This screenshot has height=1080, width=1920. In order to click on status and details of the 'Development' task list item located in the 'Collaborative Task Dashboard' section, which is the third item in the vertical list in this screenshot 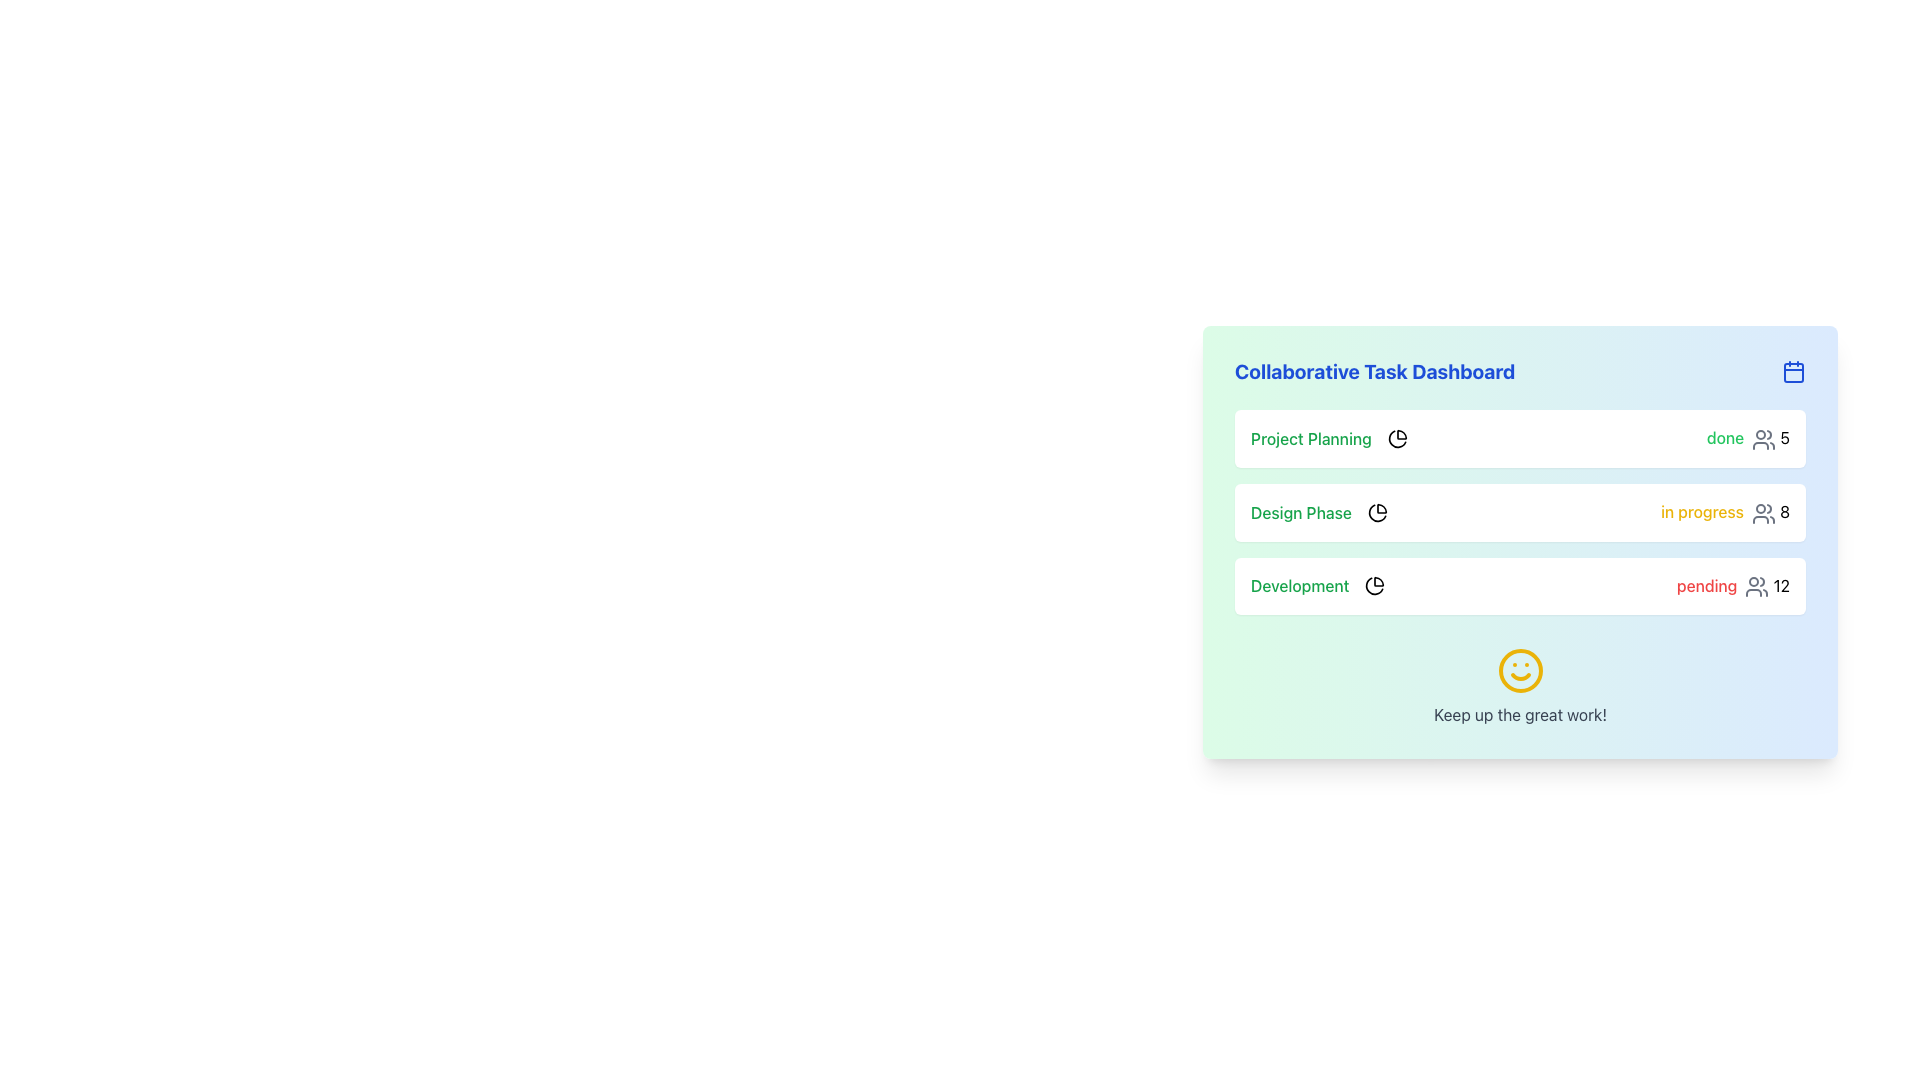, I will do `click(1520, 585)`.